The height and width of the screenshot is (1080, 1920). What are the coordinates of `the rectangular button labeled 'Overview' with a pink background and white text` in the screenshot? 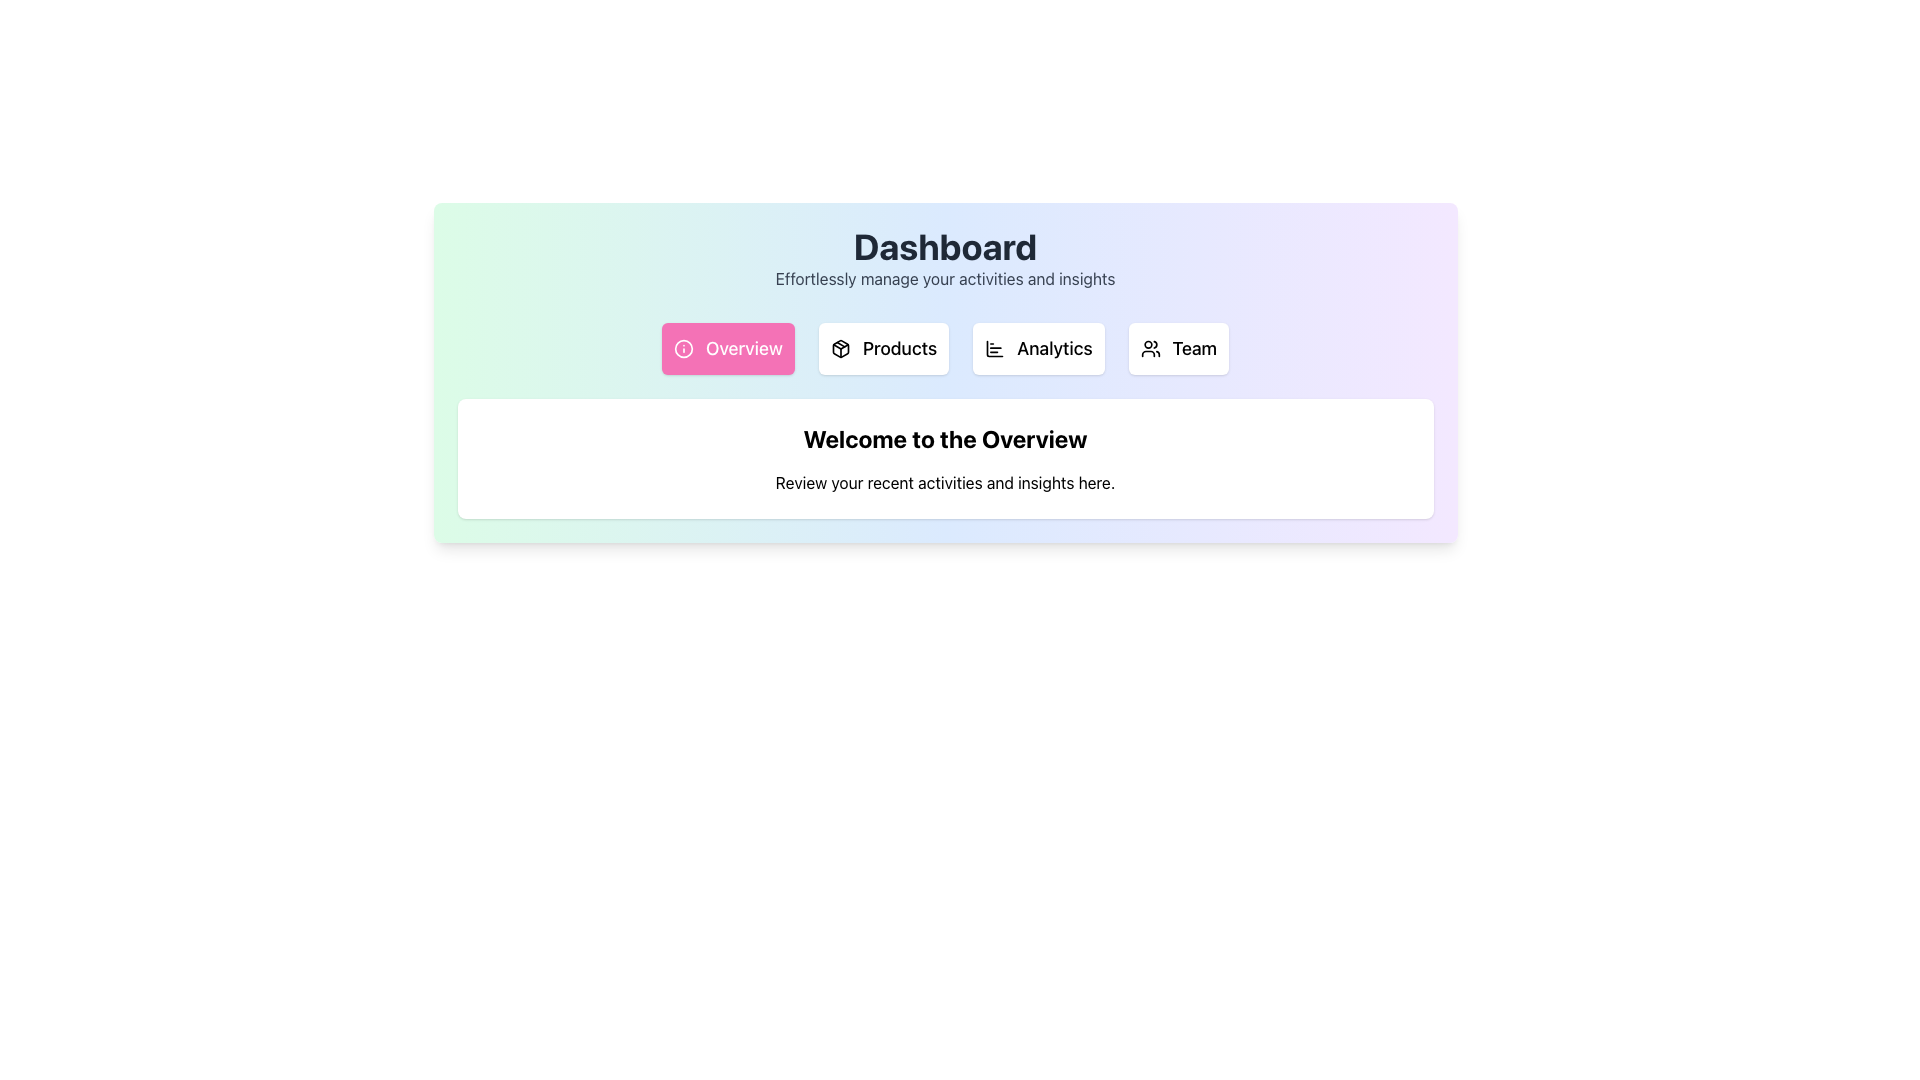 It's located at (727, 347).